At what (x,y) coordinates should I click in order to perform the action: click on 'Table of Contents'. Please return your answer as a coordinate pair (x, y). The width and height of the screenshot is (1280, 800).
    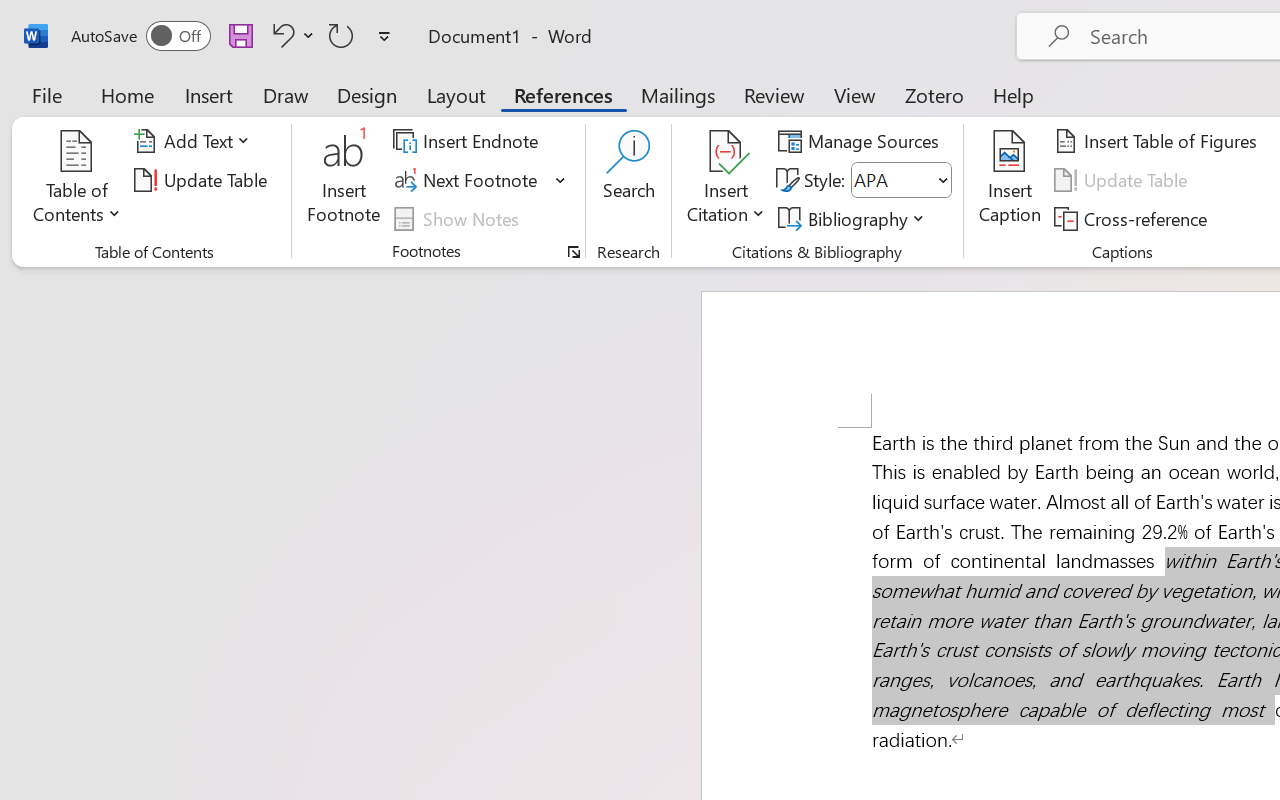
    Looking at the image, I should click on (77, 179).